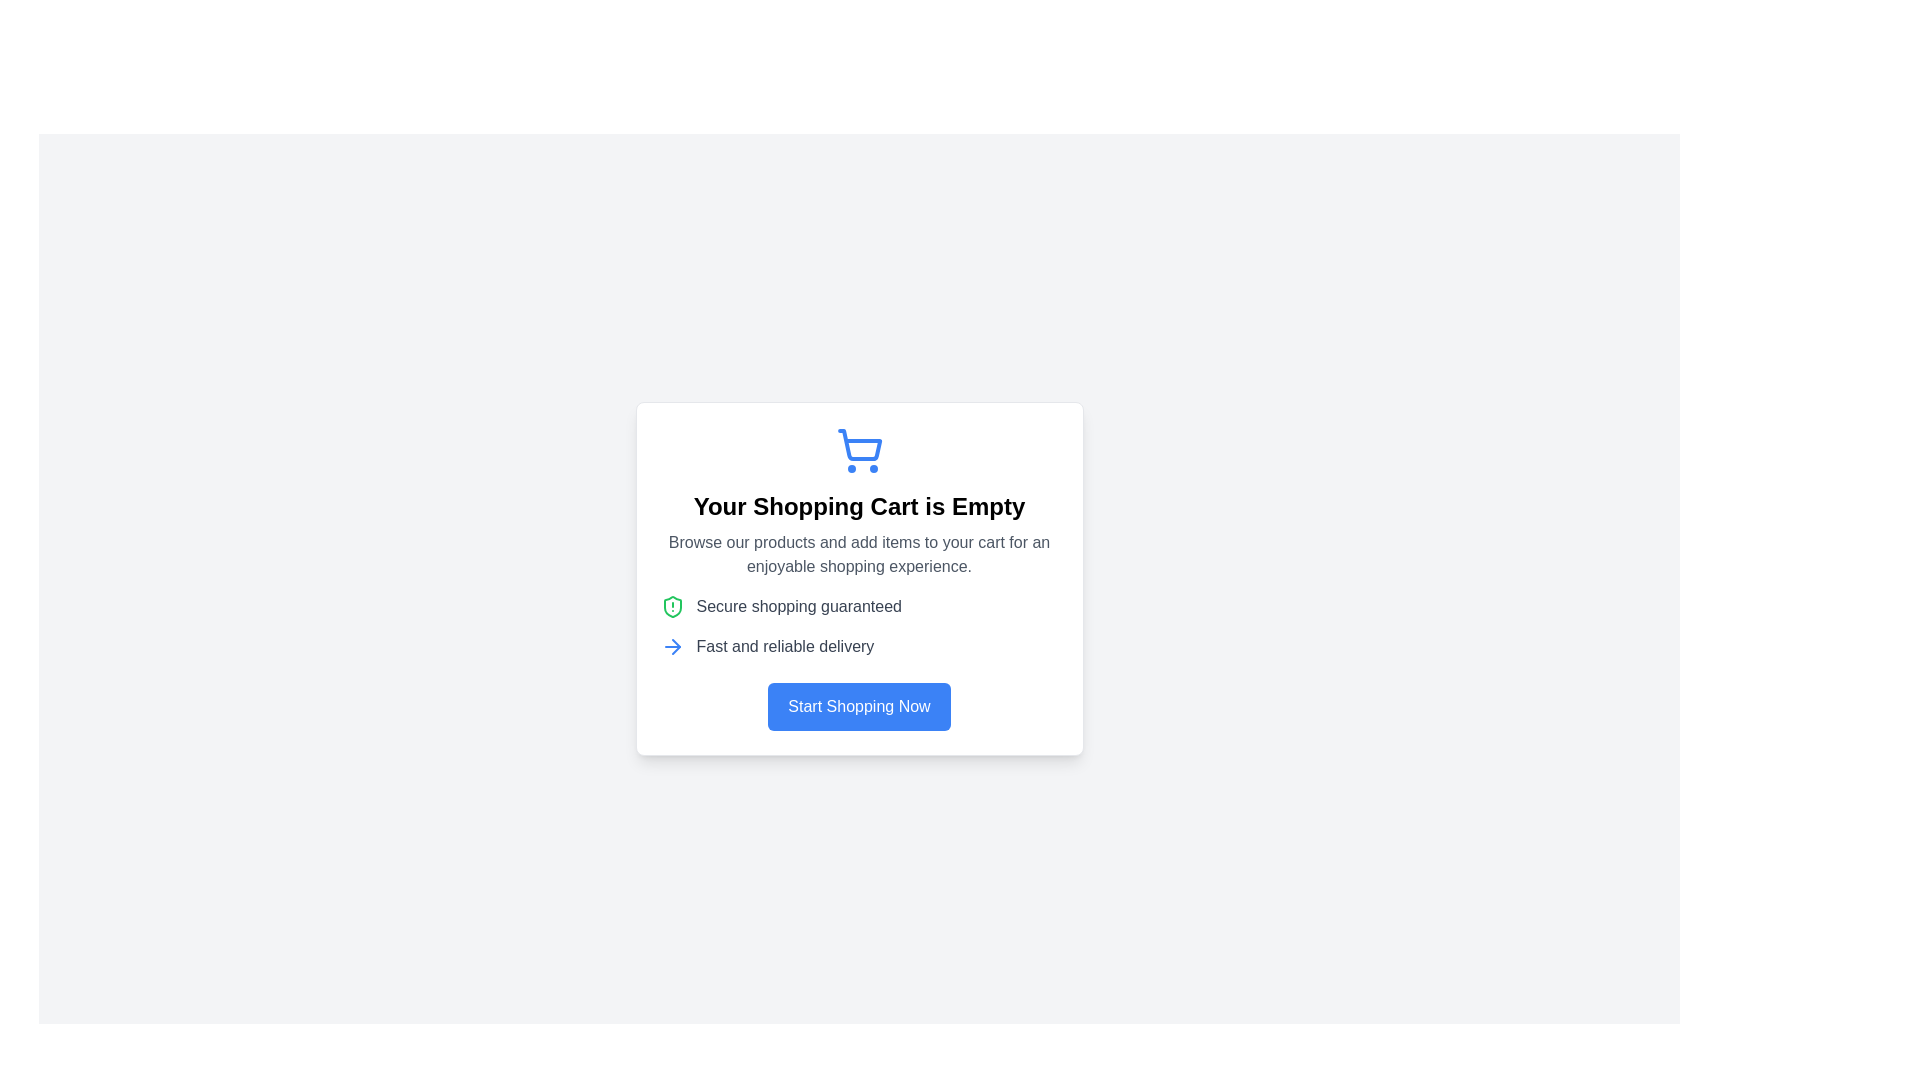 This screenshot has height=1080, width=1920. I want to click on the 'Start Shopping Now' button with a vivid blue background and white text, so click(859, 705).